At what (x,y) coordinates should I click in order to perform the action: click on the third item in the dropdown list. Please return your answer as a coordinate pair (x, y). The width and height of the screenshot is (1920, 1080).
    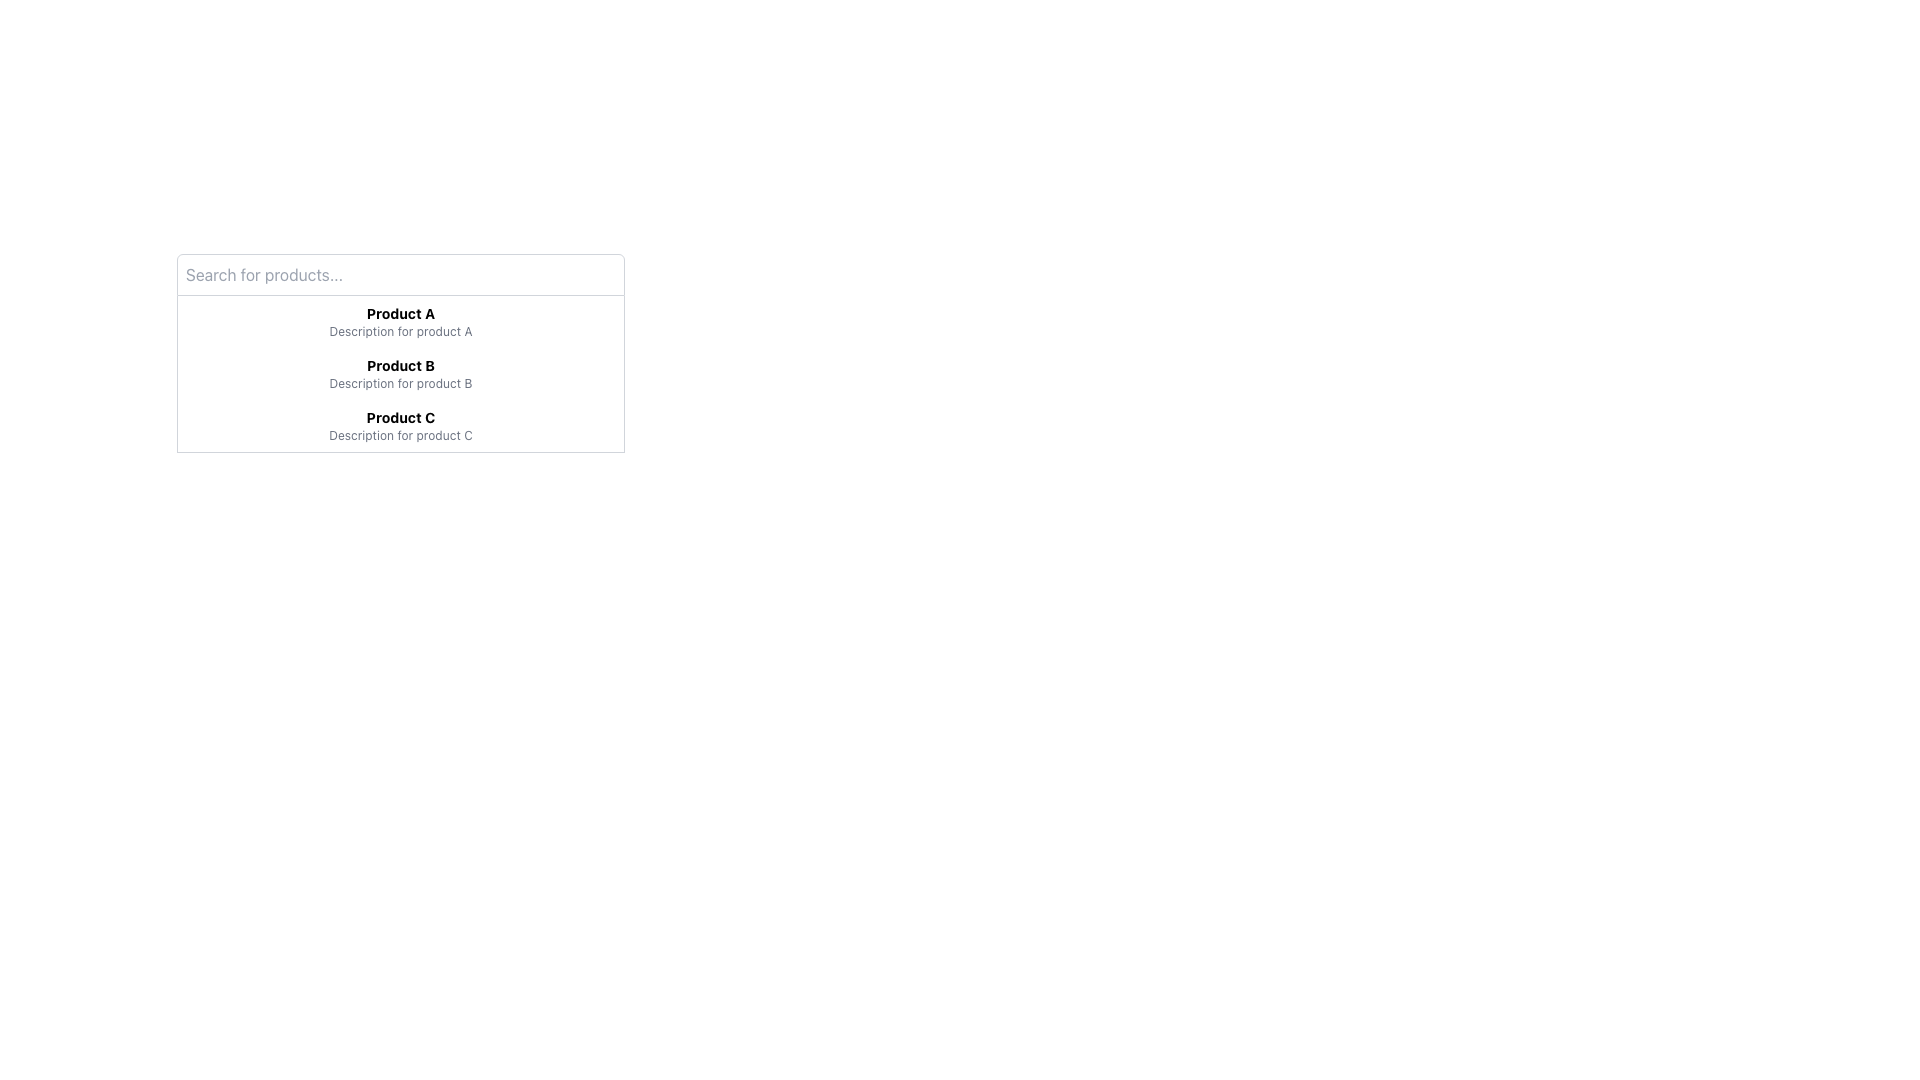
    Looking at the image, I should click on (400, 424).